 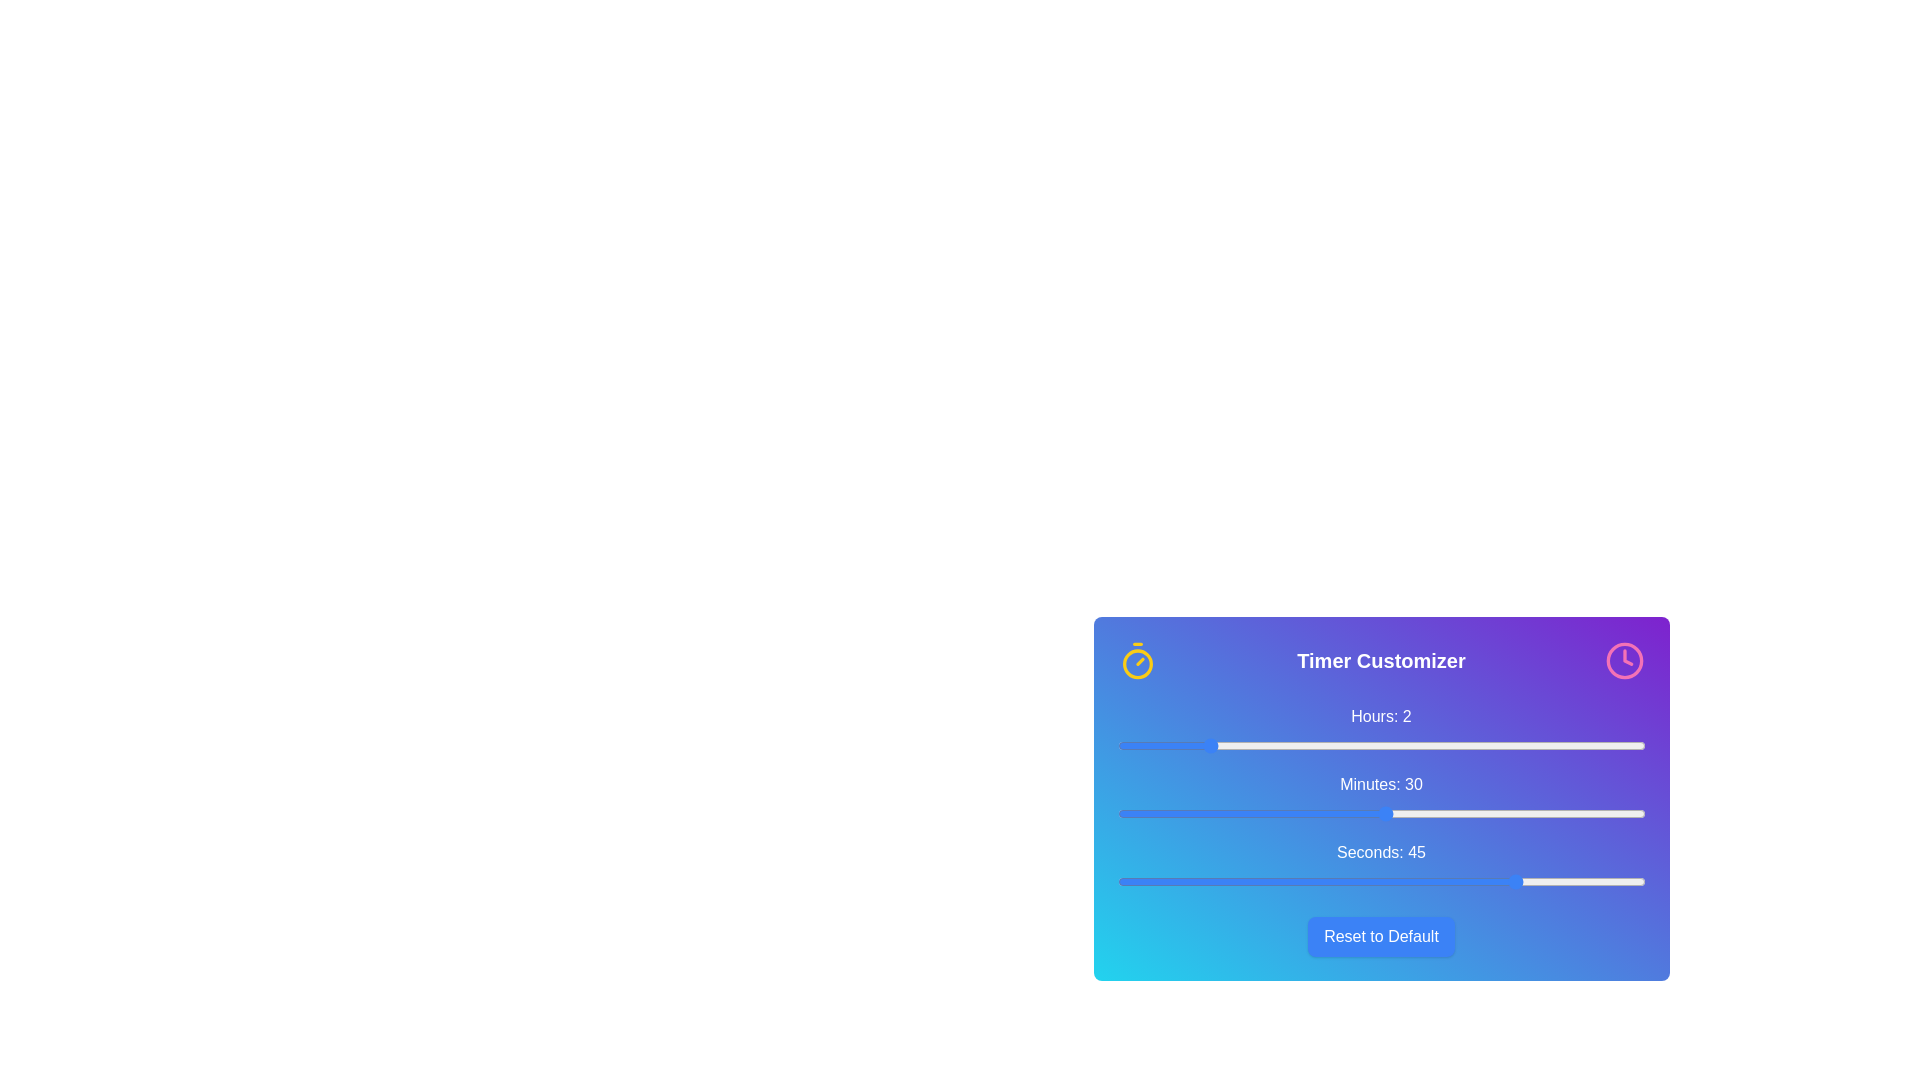 I want to click on the 'hours' slider to set the hour value to 4, so click(x=1293, y=745).